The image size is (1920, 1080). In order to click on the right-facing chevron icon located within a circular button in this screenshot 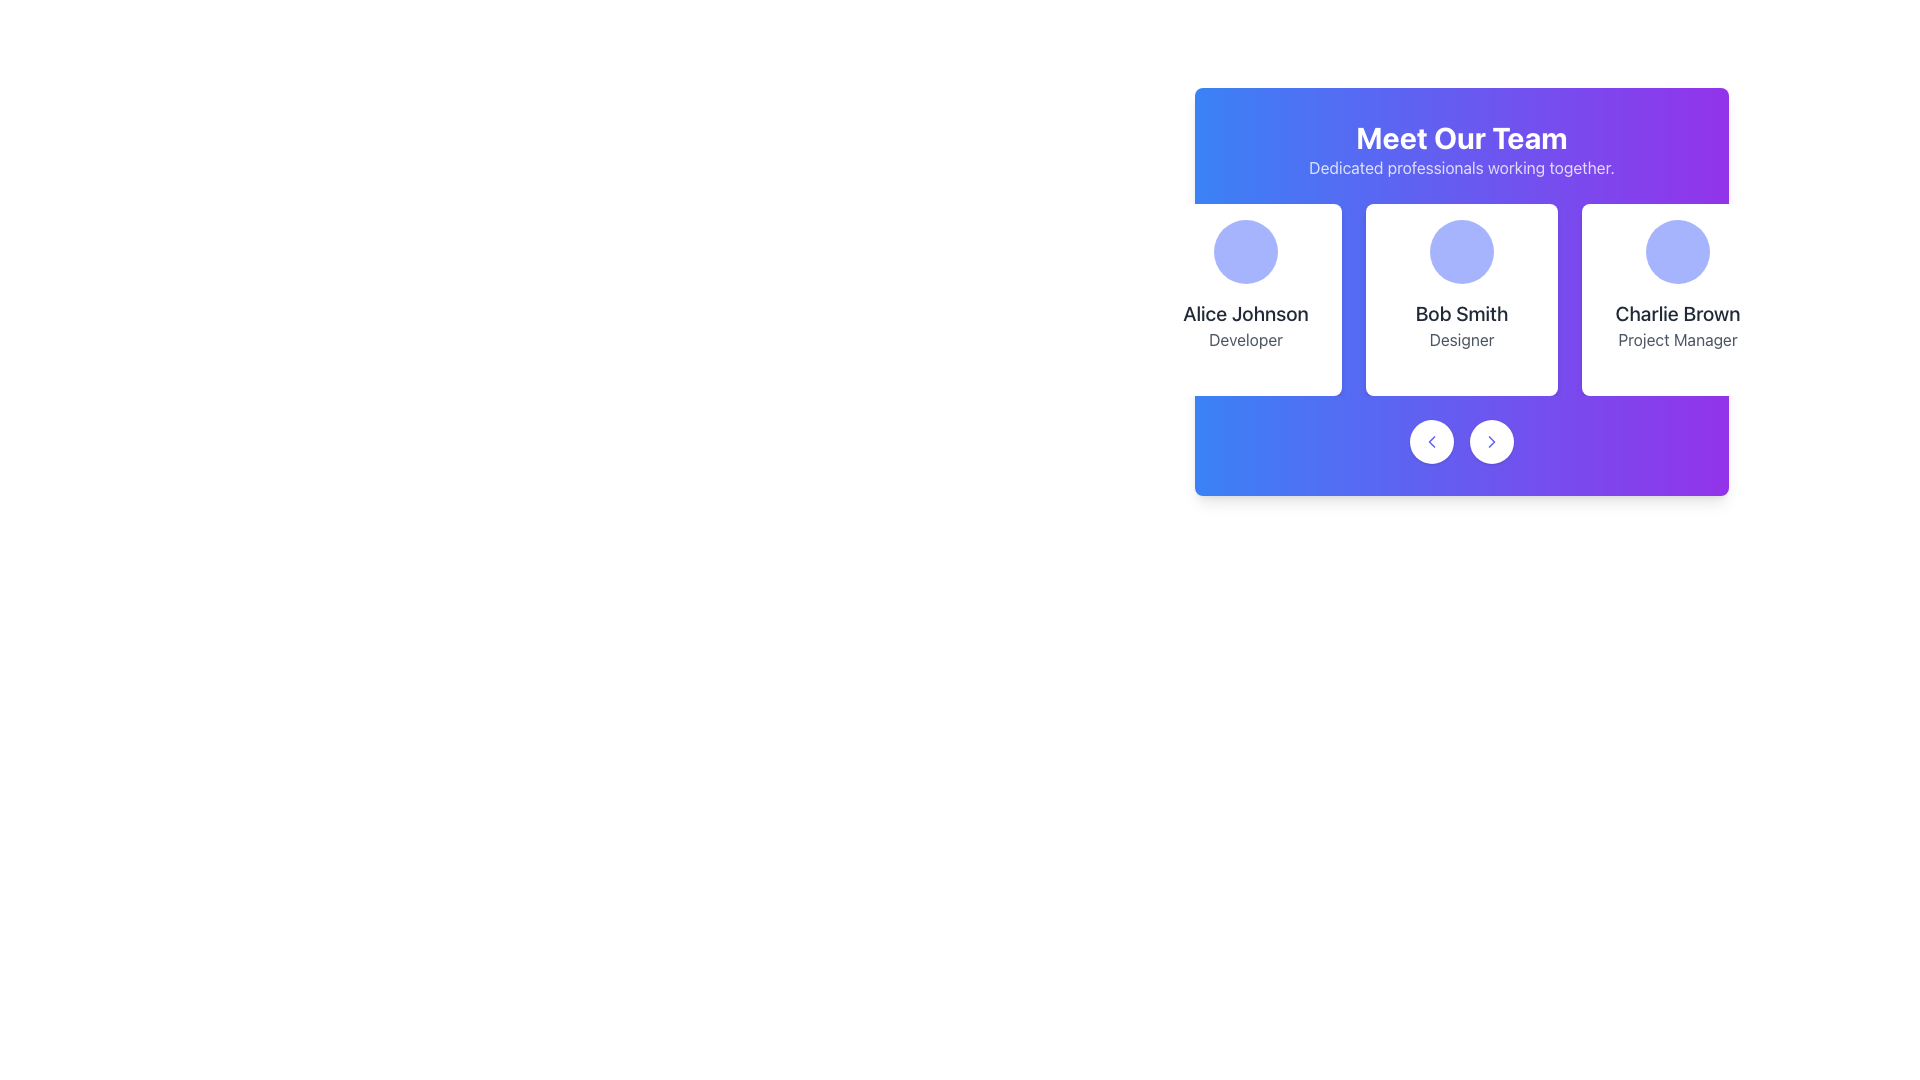, I will do `click(1492, 441)`.